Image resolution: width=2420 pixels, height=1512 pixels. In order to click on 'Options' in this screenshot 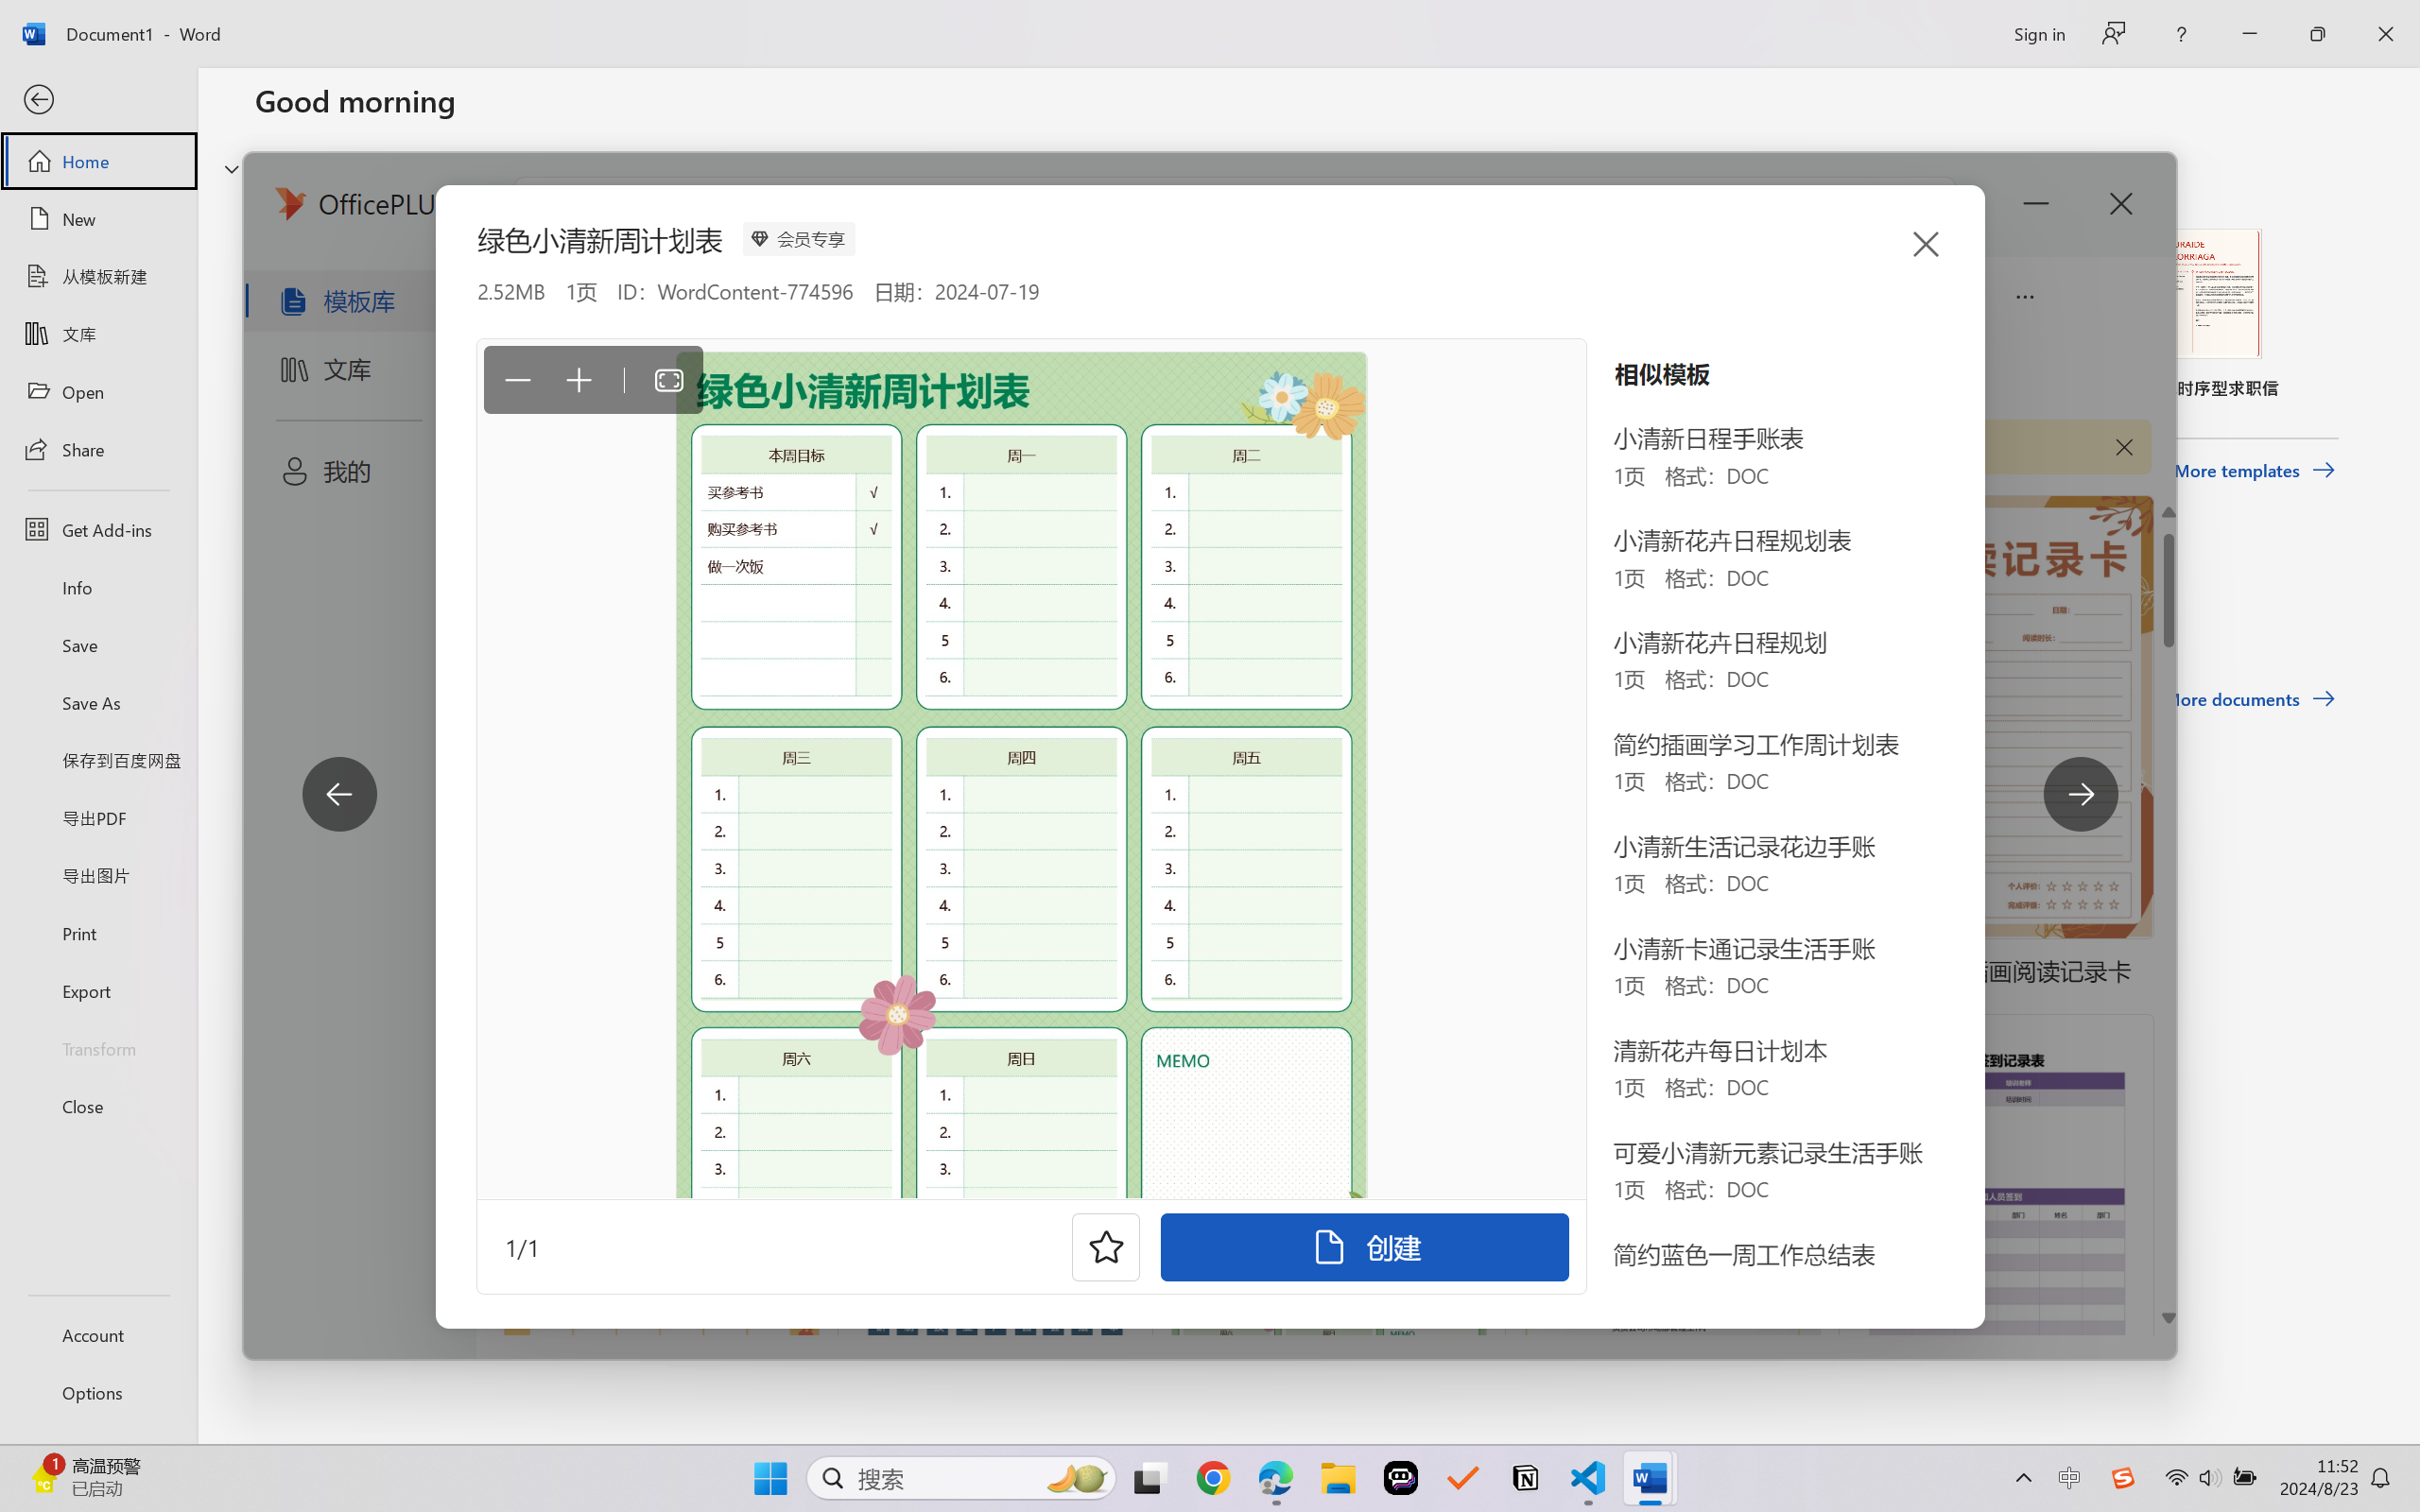, I will do `click(97, 1391)`.